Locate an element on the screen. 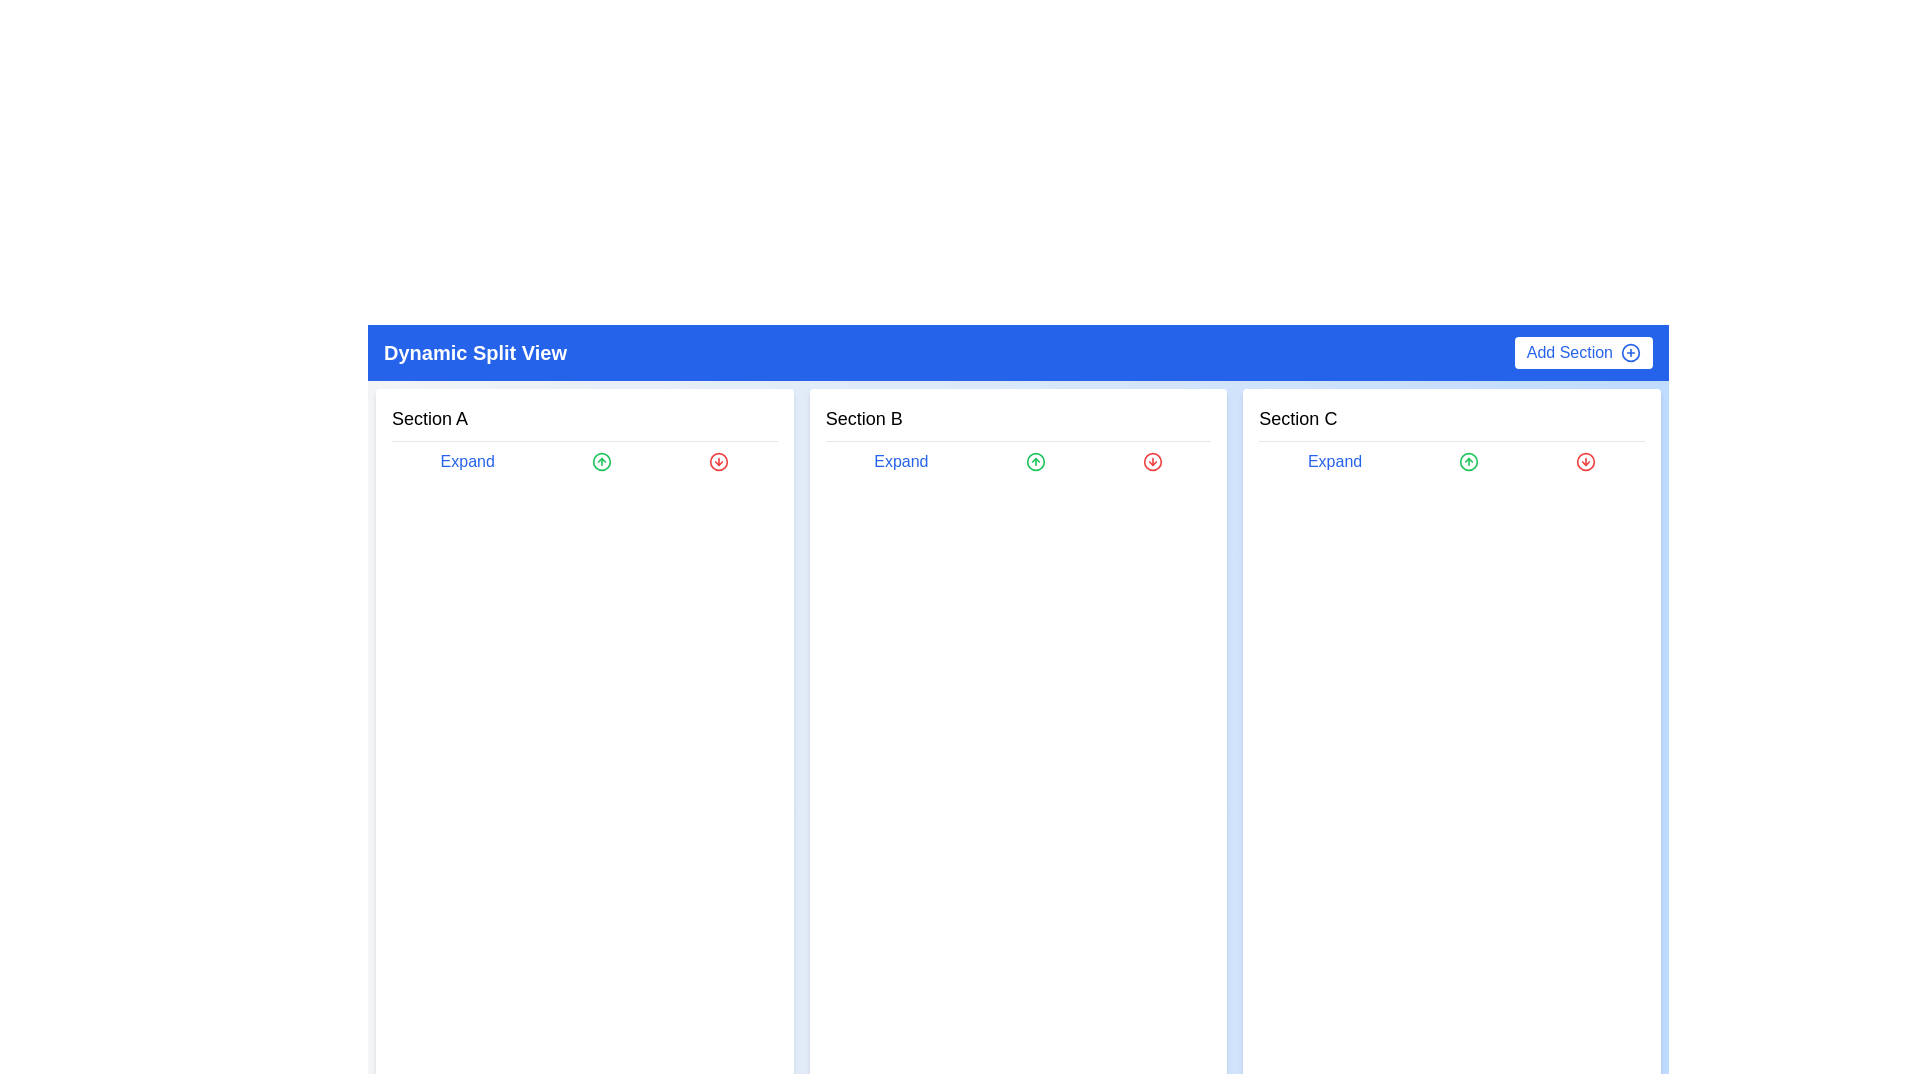 The width and height of the screenshot is (1920, 1080). text from the text label displaying 'Section A' in bold font style located at the upper-left corner of its column is located at coordinates (429, 418).